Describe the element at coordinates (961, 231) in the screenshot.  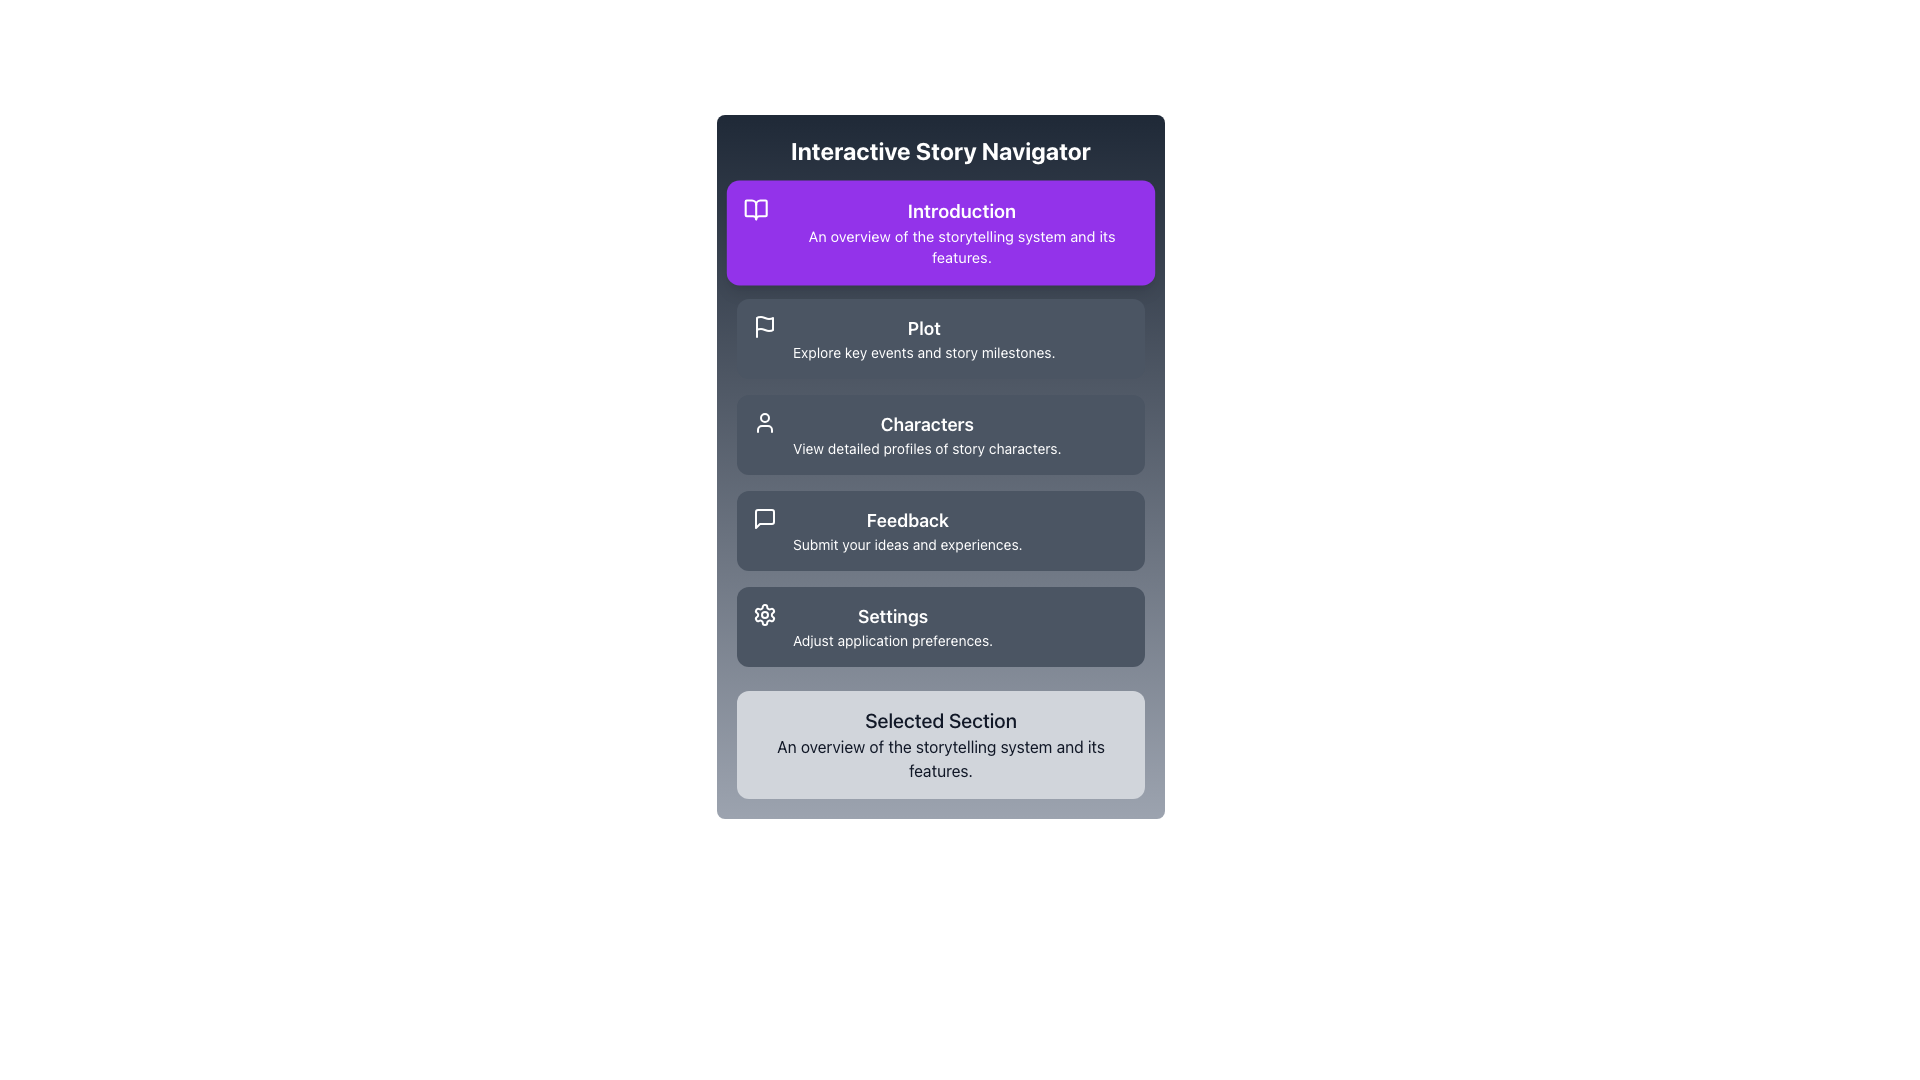
I see `the first menu item in the sidebar labeled 'Introduction' which has a purple background and contains an overview of the storytelling system` at that location.